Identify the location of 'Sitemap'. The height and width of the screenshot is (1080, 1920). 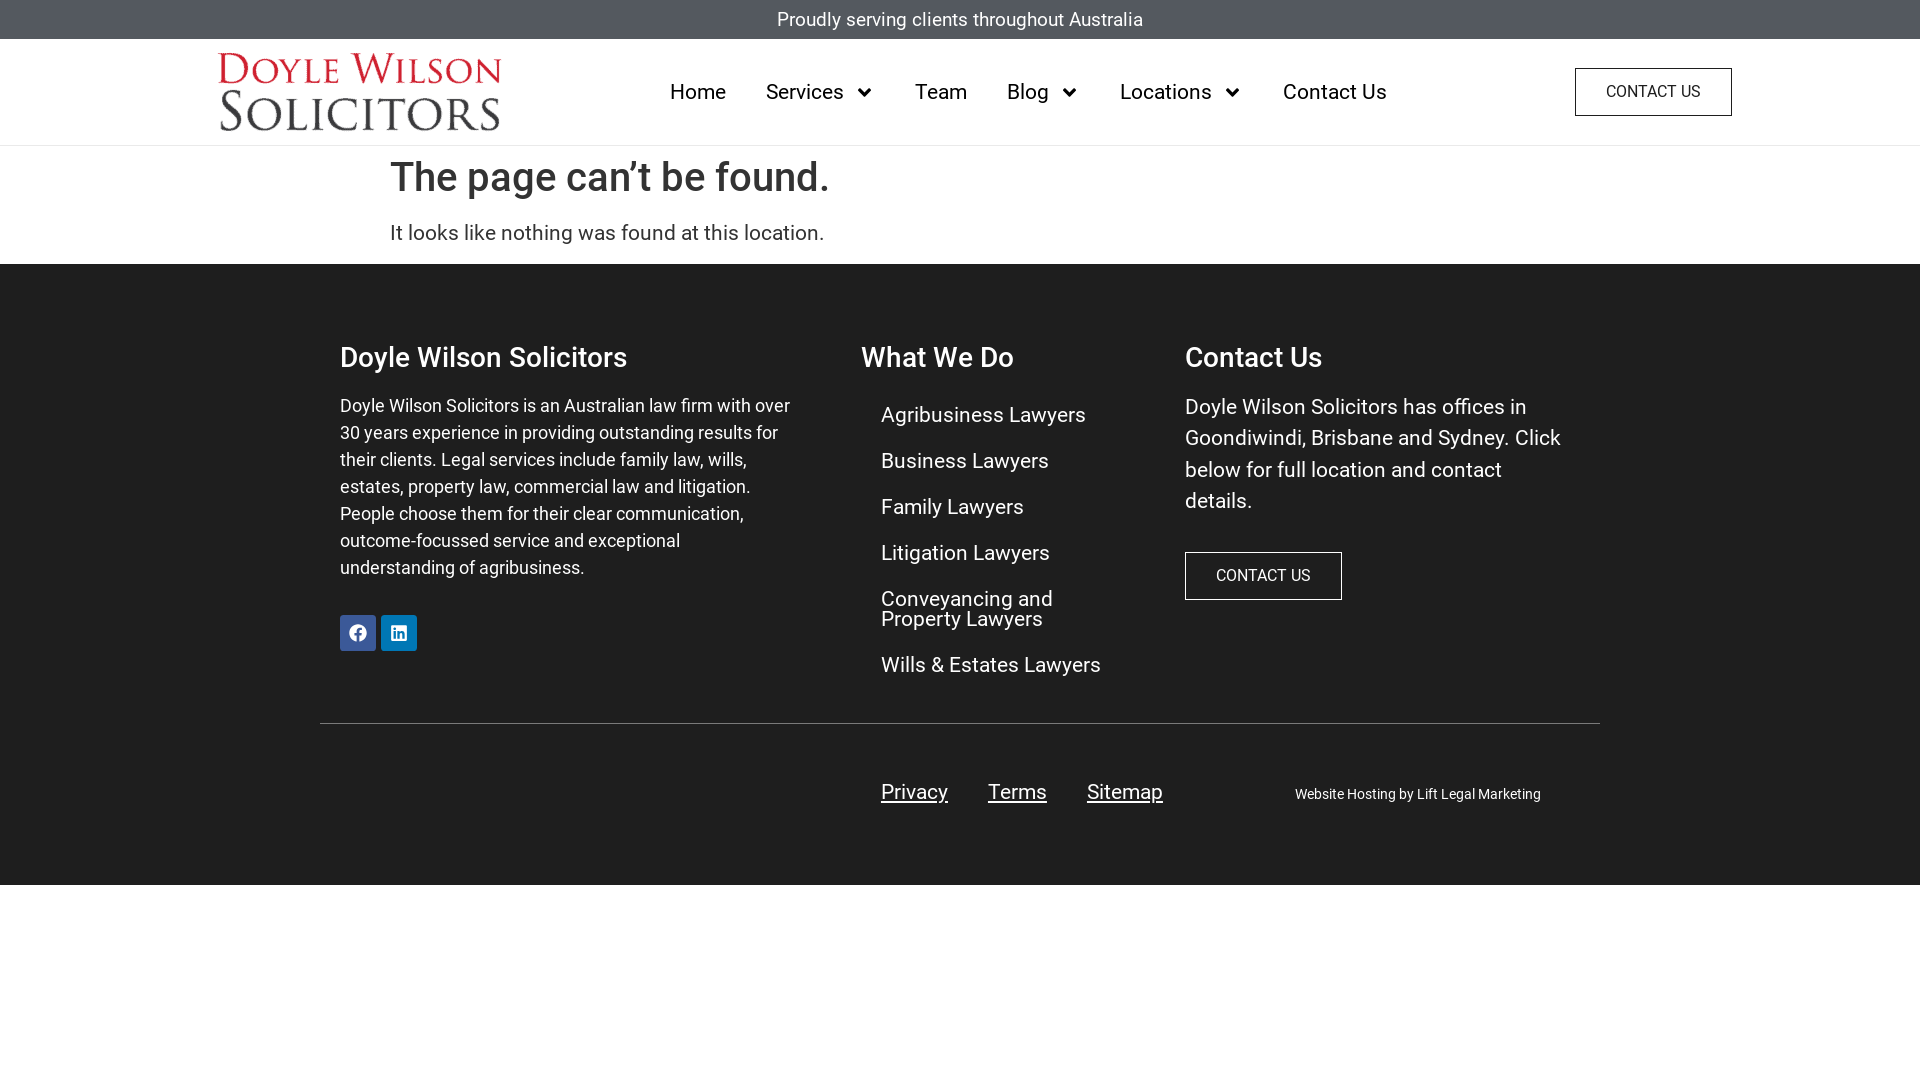
(1124, 790).